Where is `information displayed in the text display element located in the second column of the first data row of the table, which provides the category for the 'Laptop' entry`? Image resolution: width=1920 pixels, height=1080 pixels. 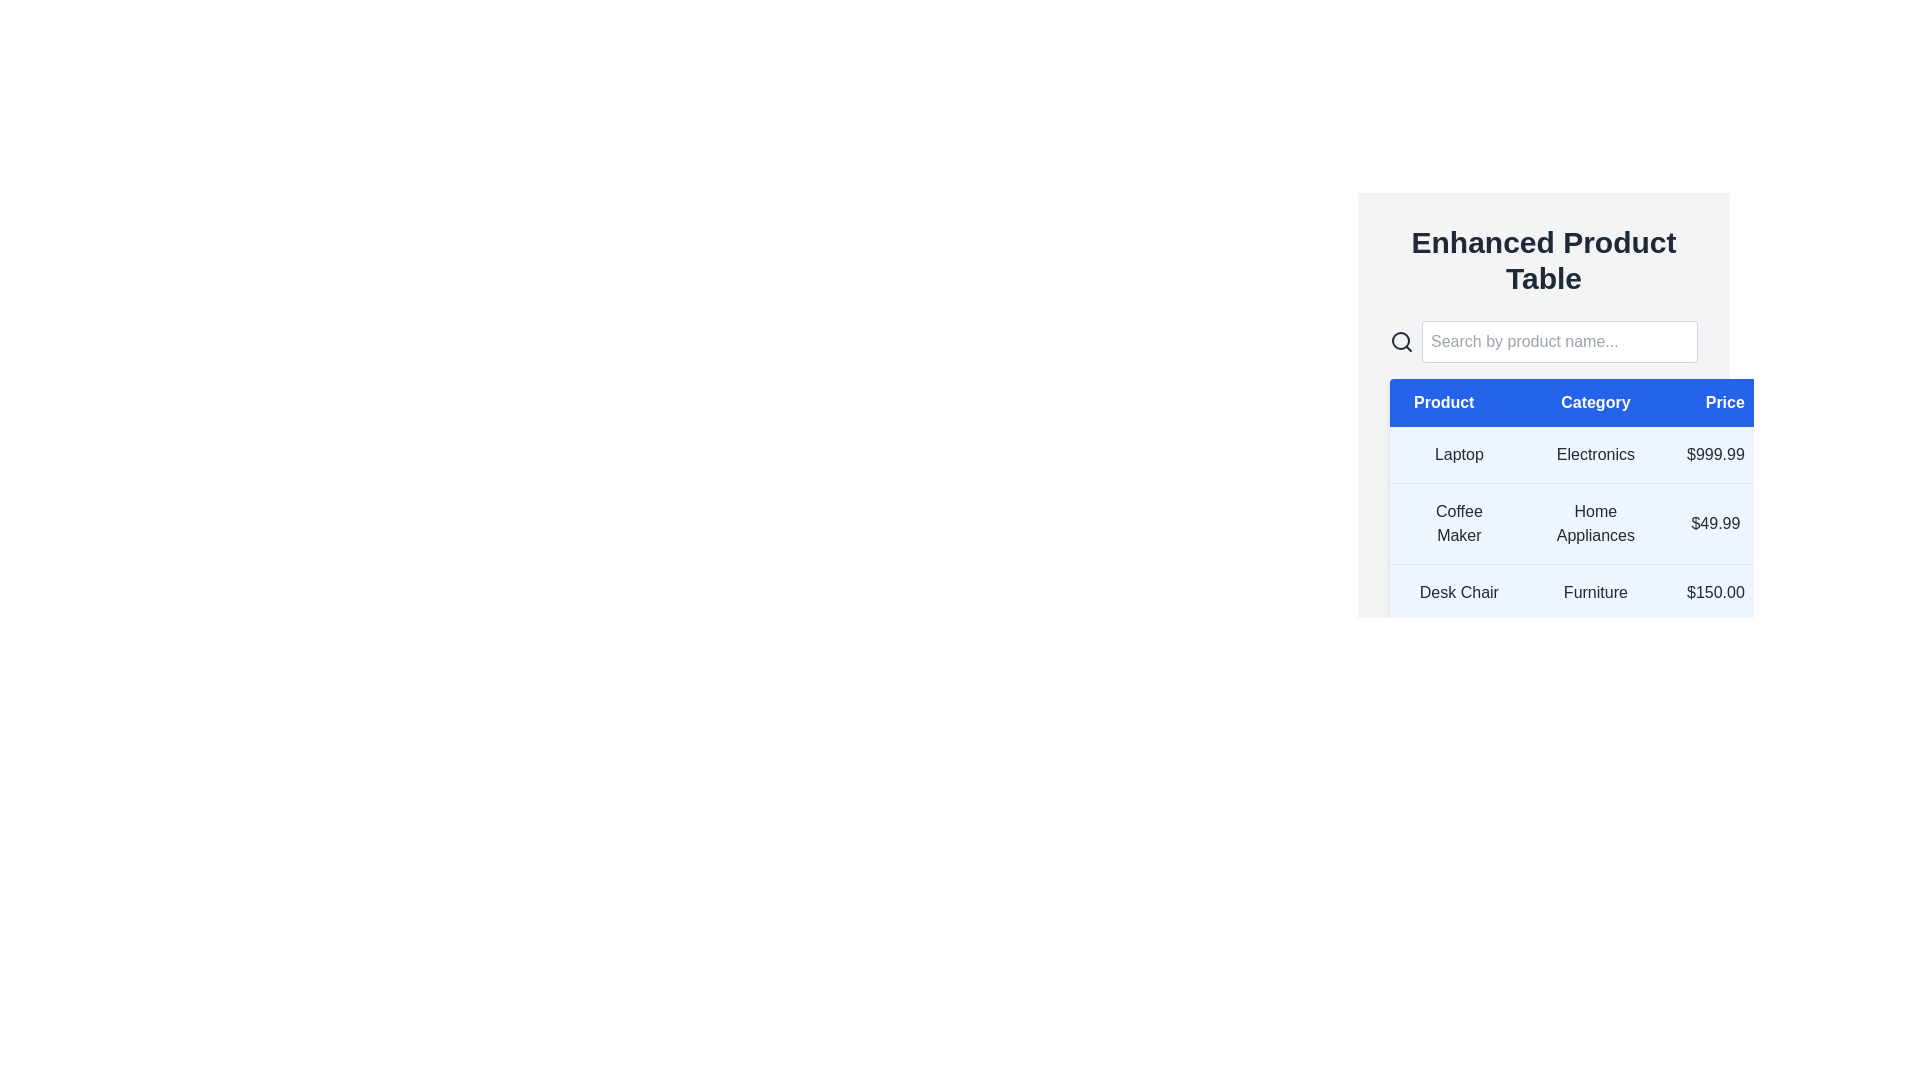
information displayed in the text display element located in the second column of the first data row of the table, which provides the category for the 'Laptop' entry is located at coordinates (1594, 455).